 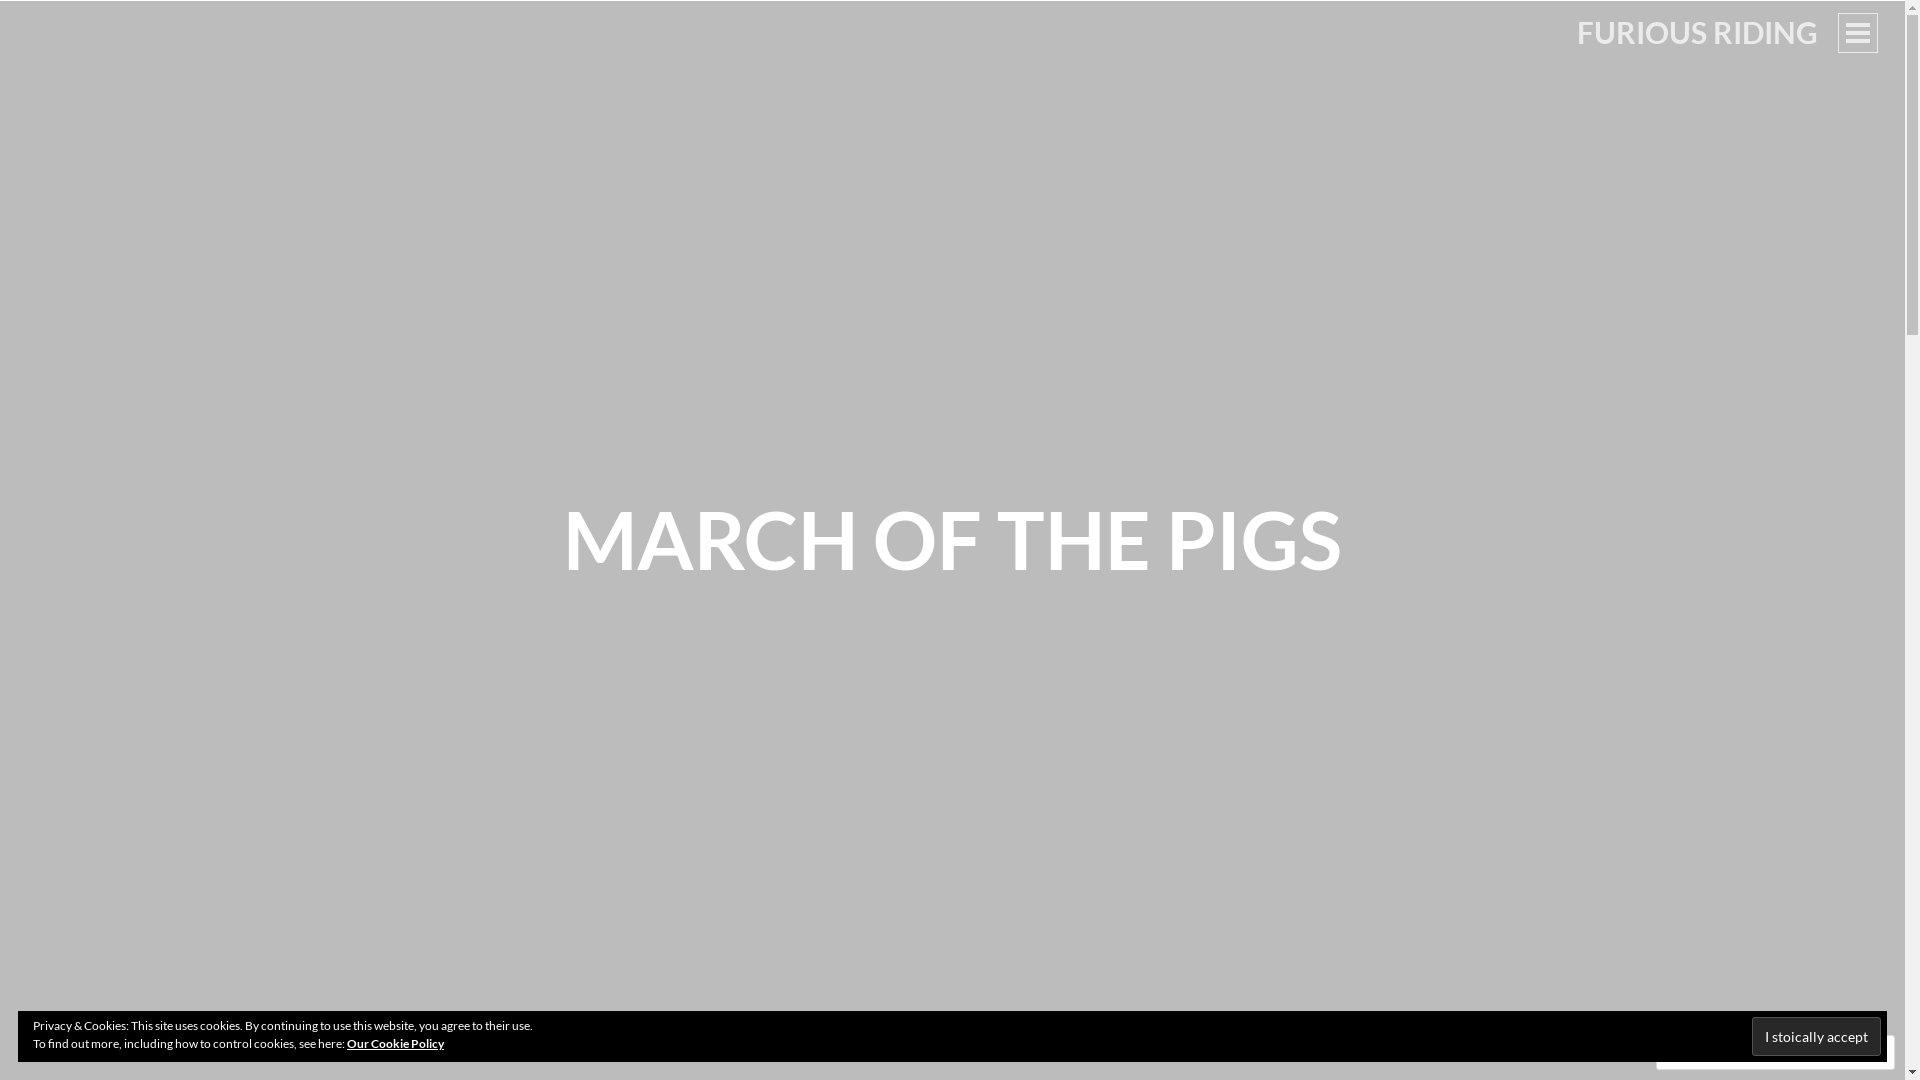 I want to click on 'Comment', so click(x=1709, y=1051).